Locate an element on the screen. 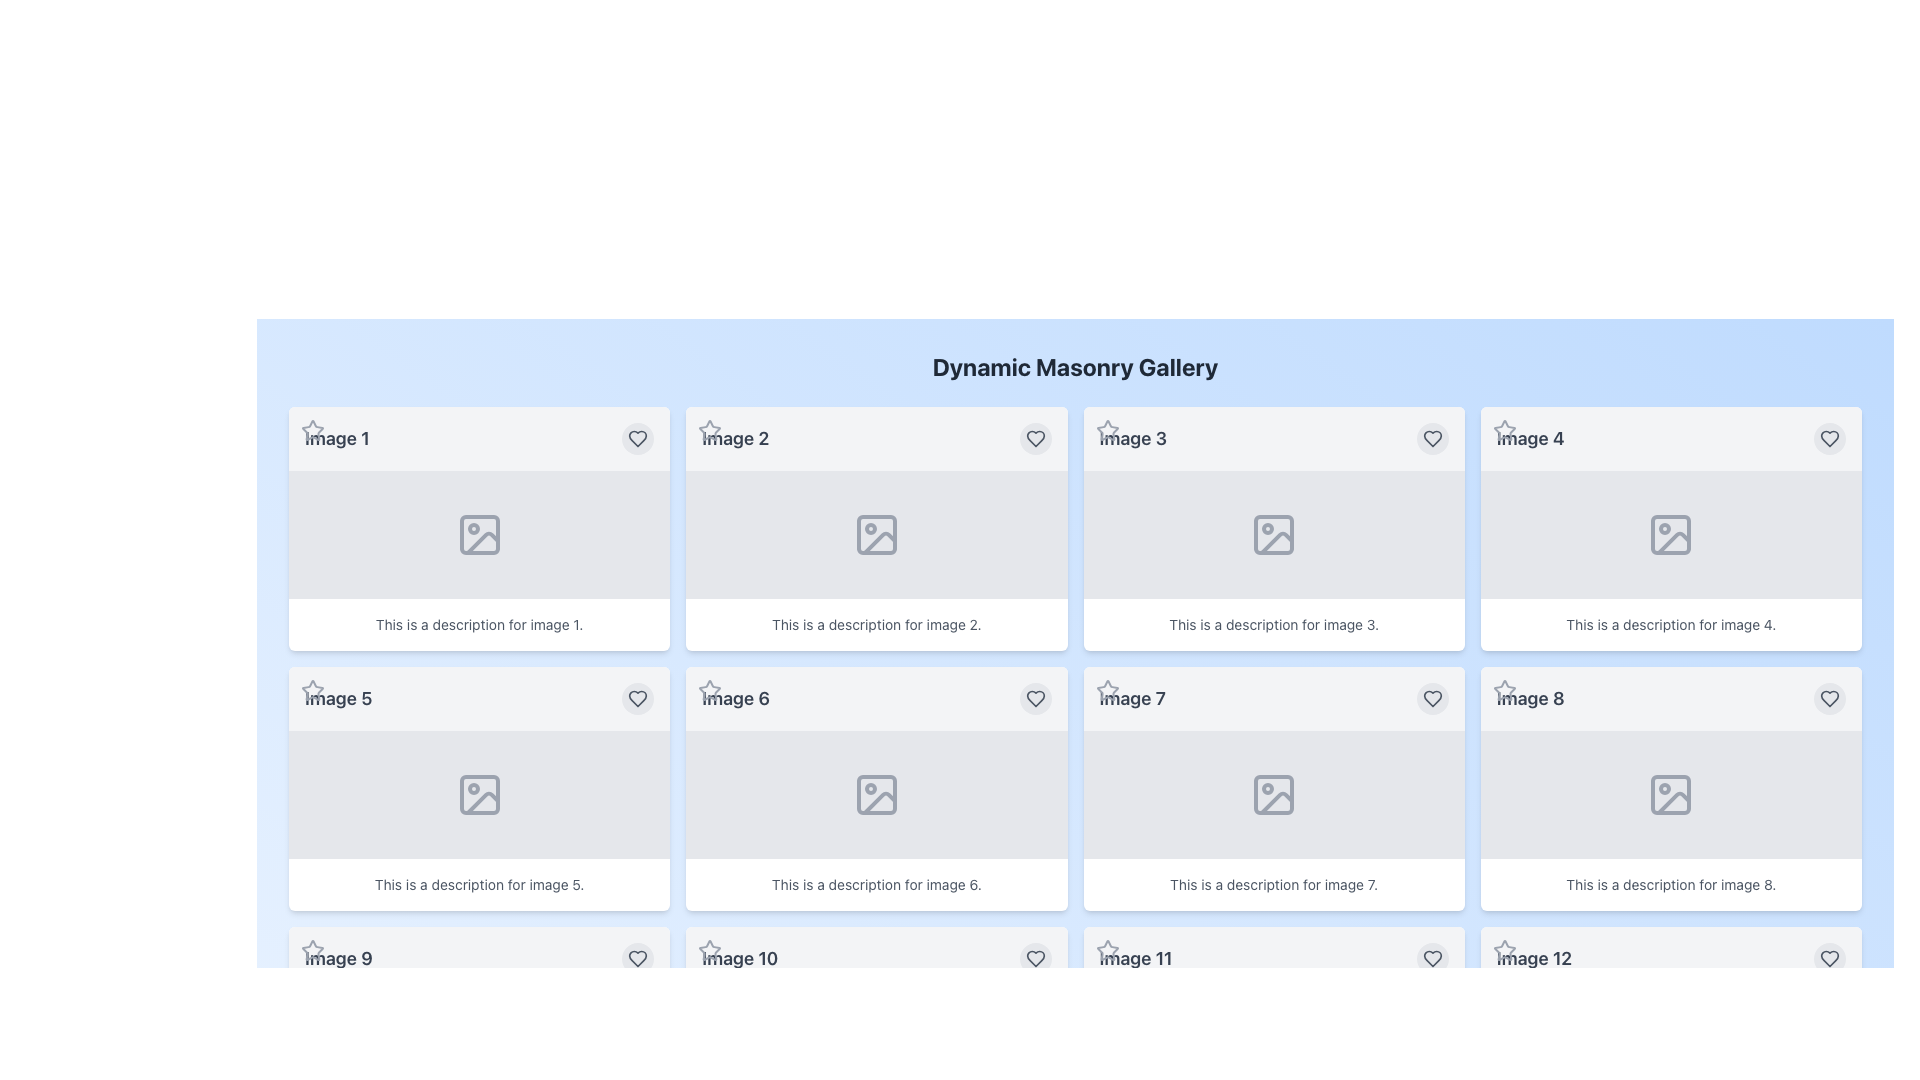  the heart icon button located in the upper-right corner of the 'Image 4' card to mark it as favorite is located at coordinates (1829, 438).